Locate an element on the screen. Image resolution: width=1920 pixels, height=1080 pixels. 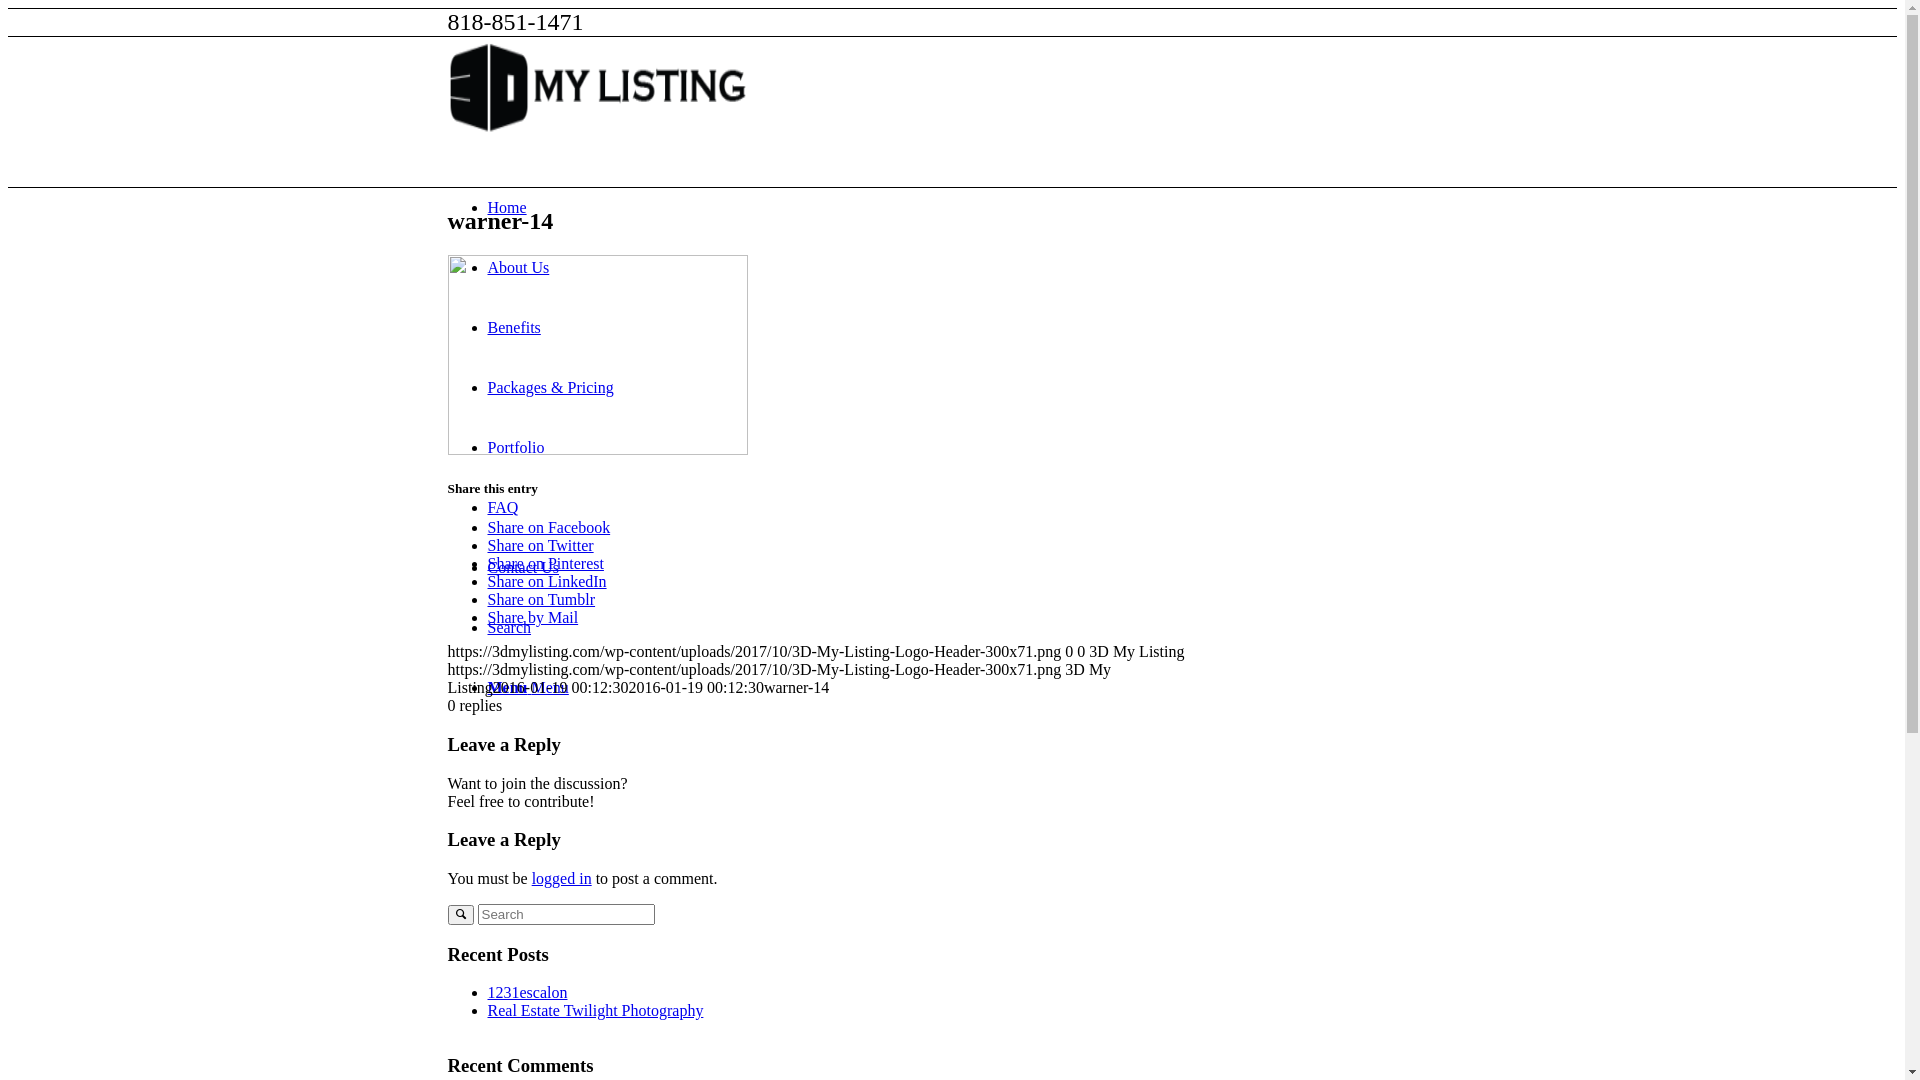
'Search' is located at coordinates (488, 626).